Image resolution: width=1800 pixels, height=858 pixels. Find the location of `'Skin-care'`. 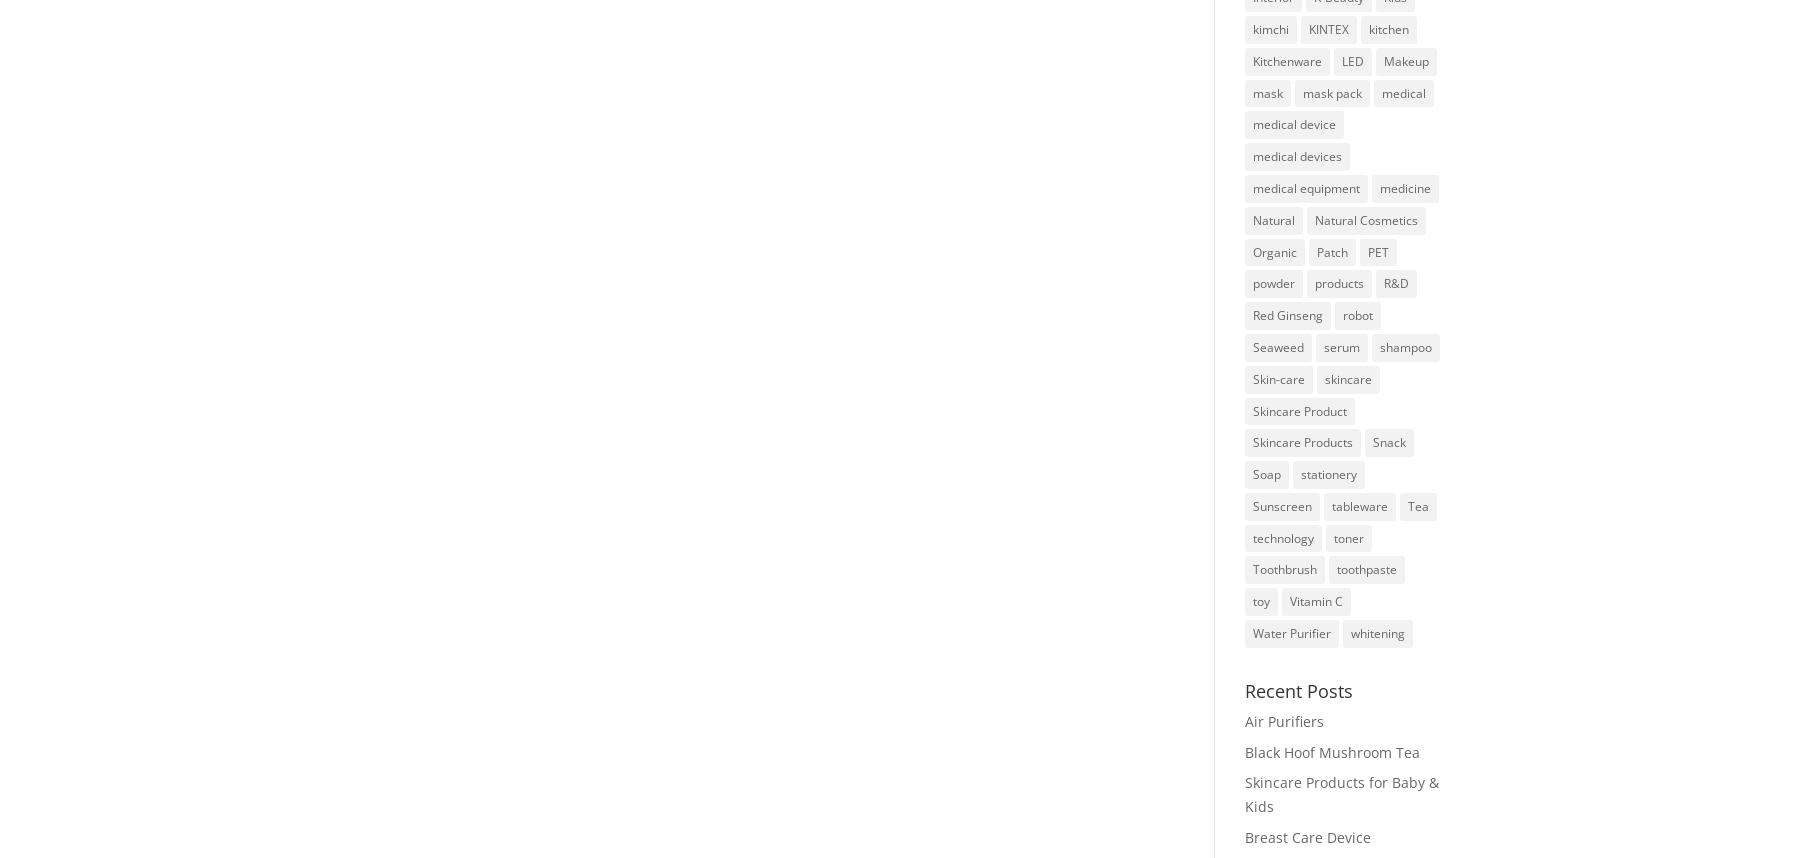

'Skin-care' is located at coordinates (1278, 378).